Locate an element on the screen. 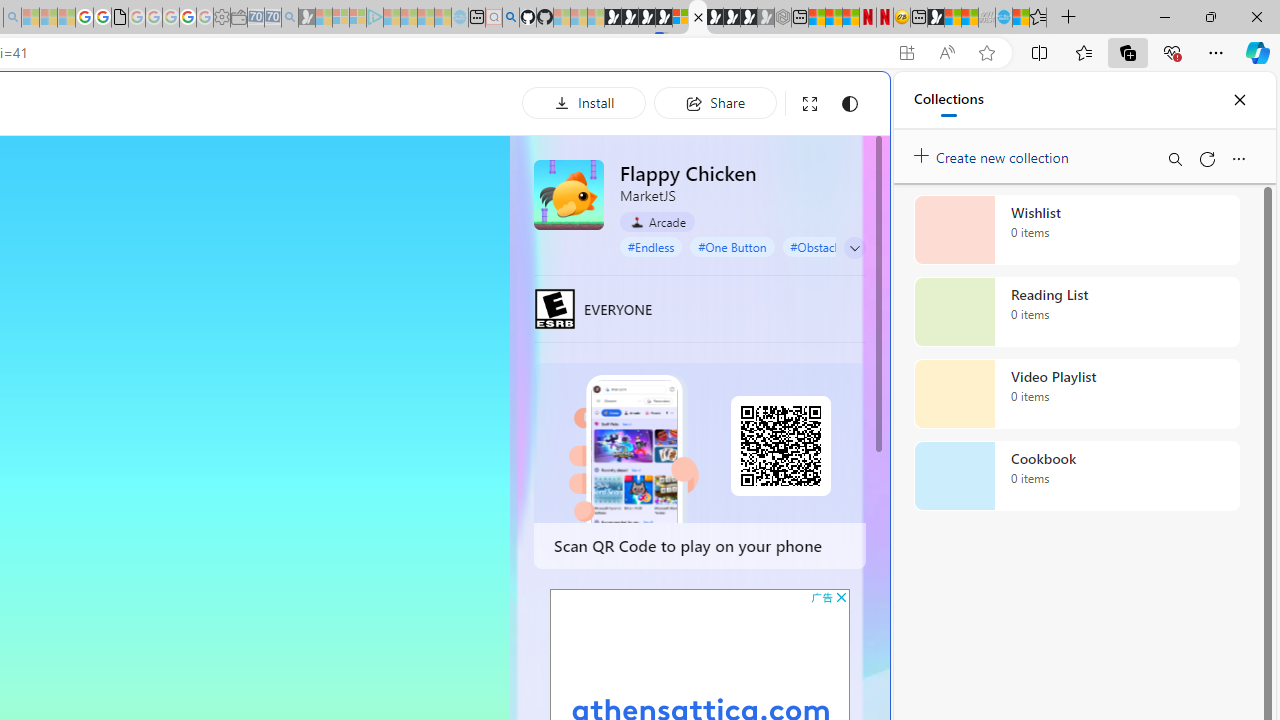 This screenshot has height=720, width=1280. 'github - Search' is located at coordinates (510, 17).